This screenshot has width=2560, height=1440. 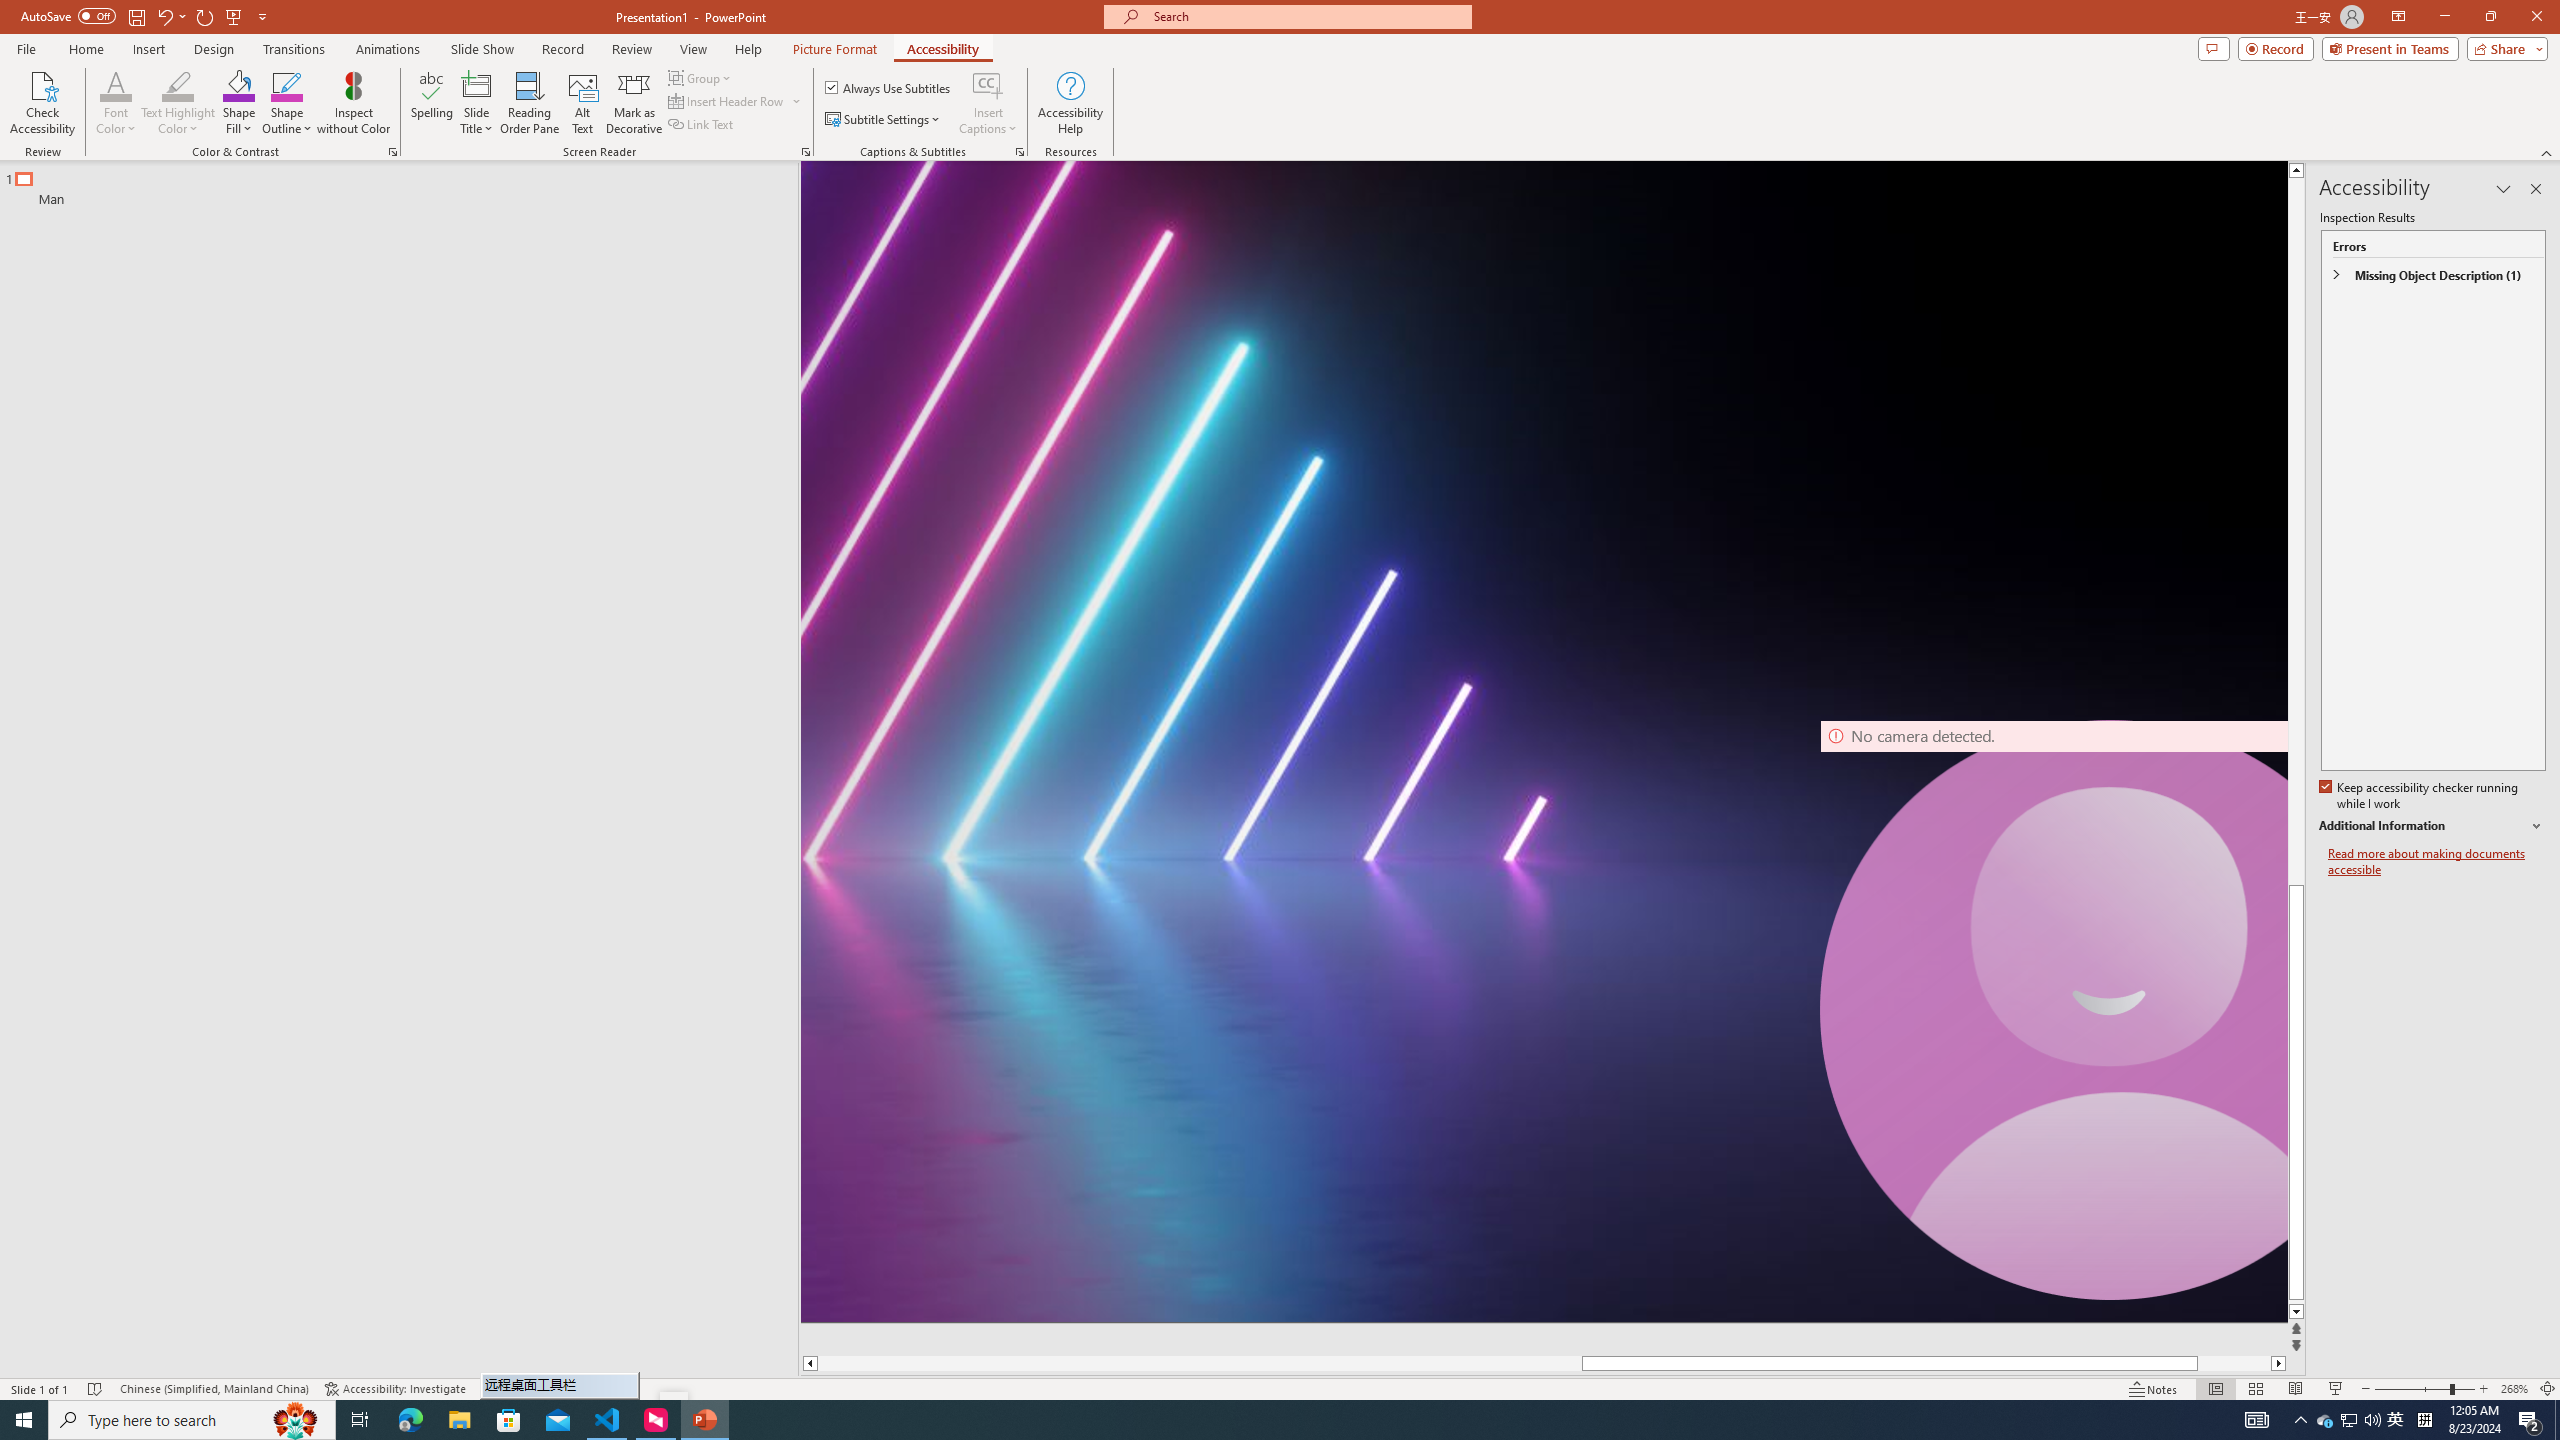 What do you see at coordinates (633, 103) in the screenshot?
I see `'Mark as Decorative'` at bounding box center [633, 103].